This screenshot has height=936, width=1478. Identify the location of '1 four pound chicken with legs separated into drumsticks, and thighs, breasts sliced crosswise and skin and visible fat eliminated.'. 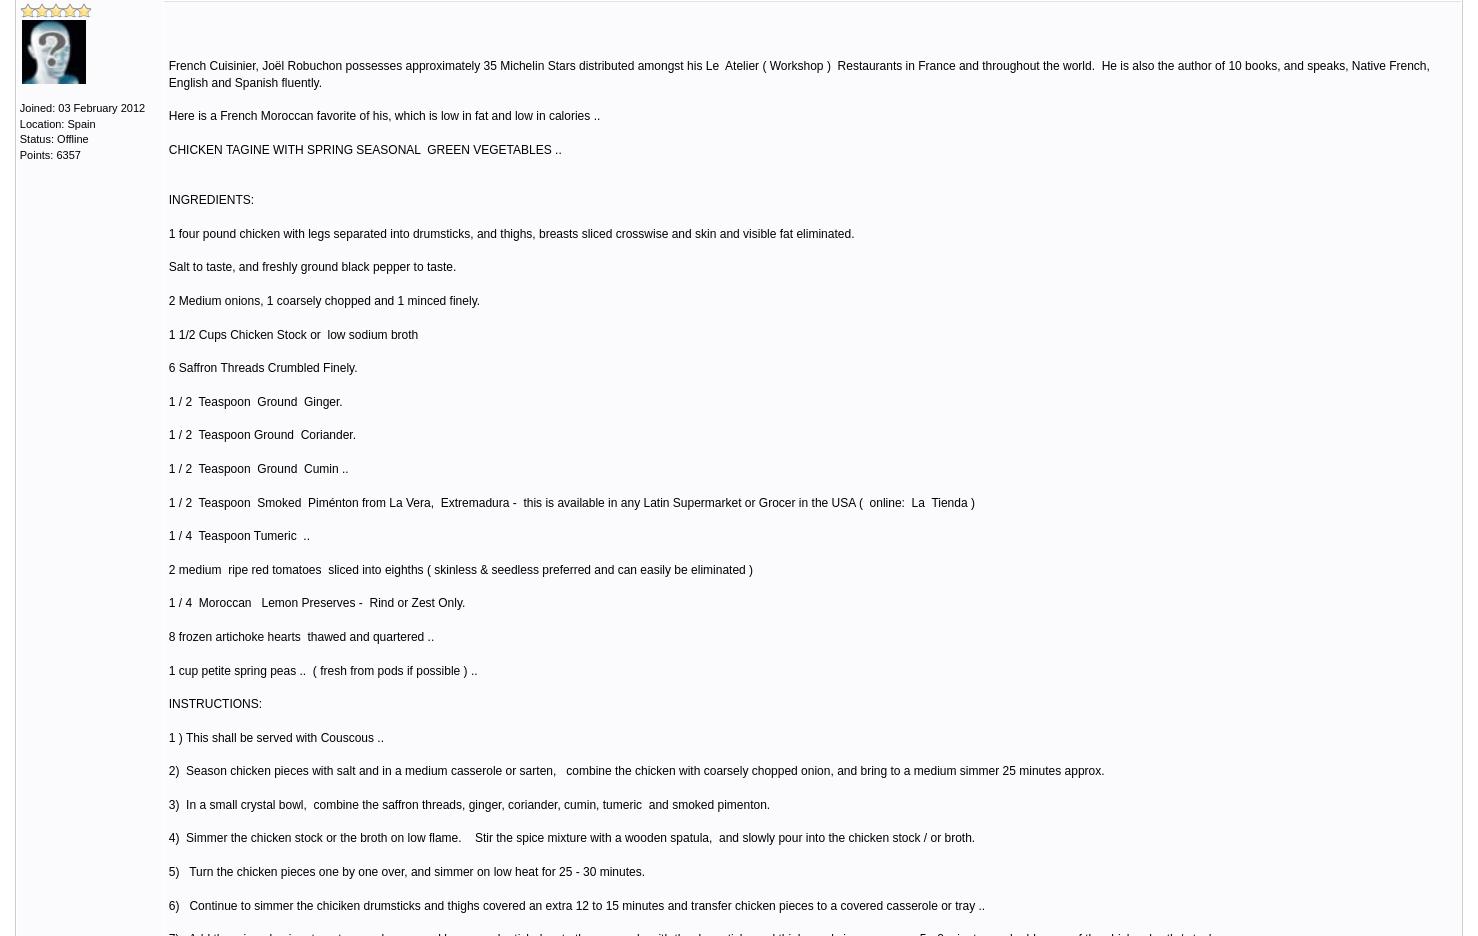
(510, 232).